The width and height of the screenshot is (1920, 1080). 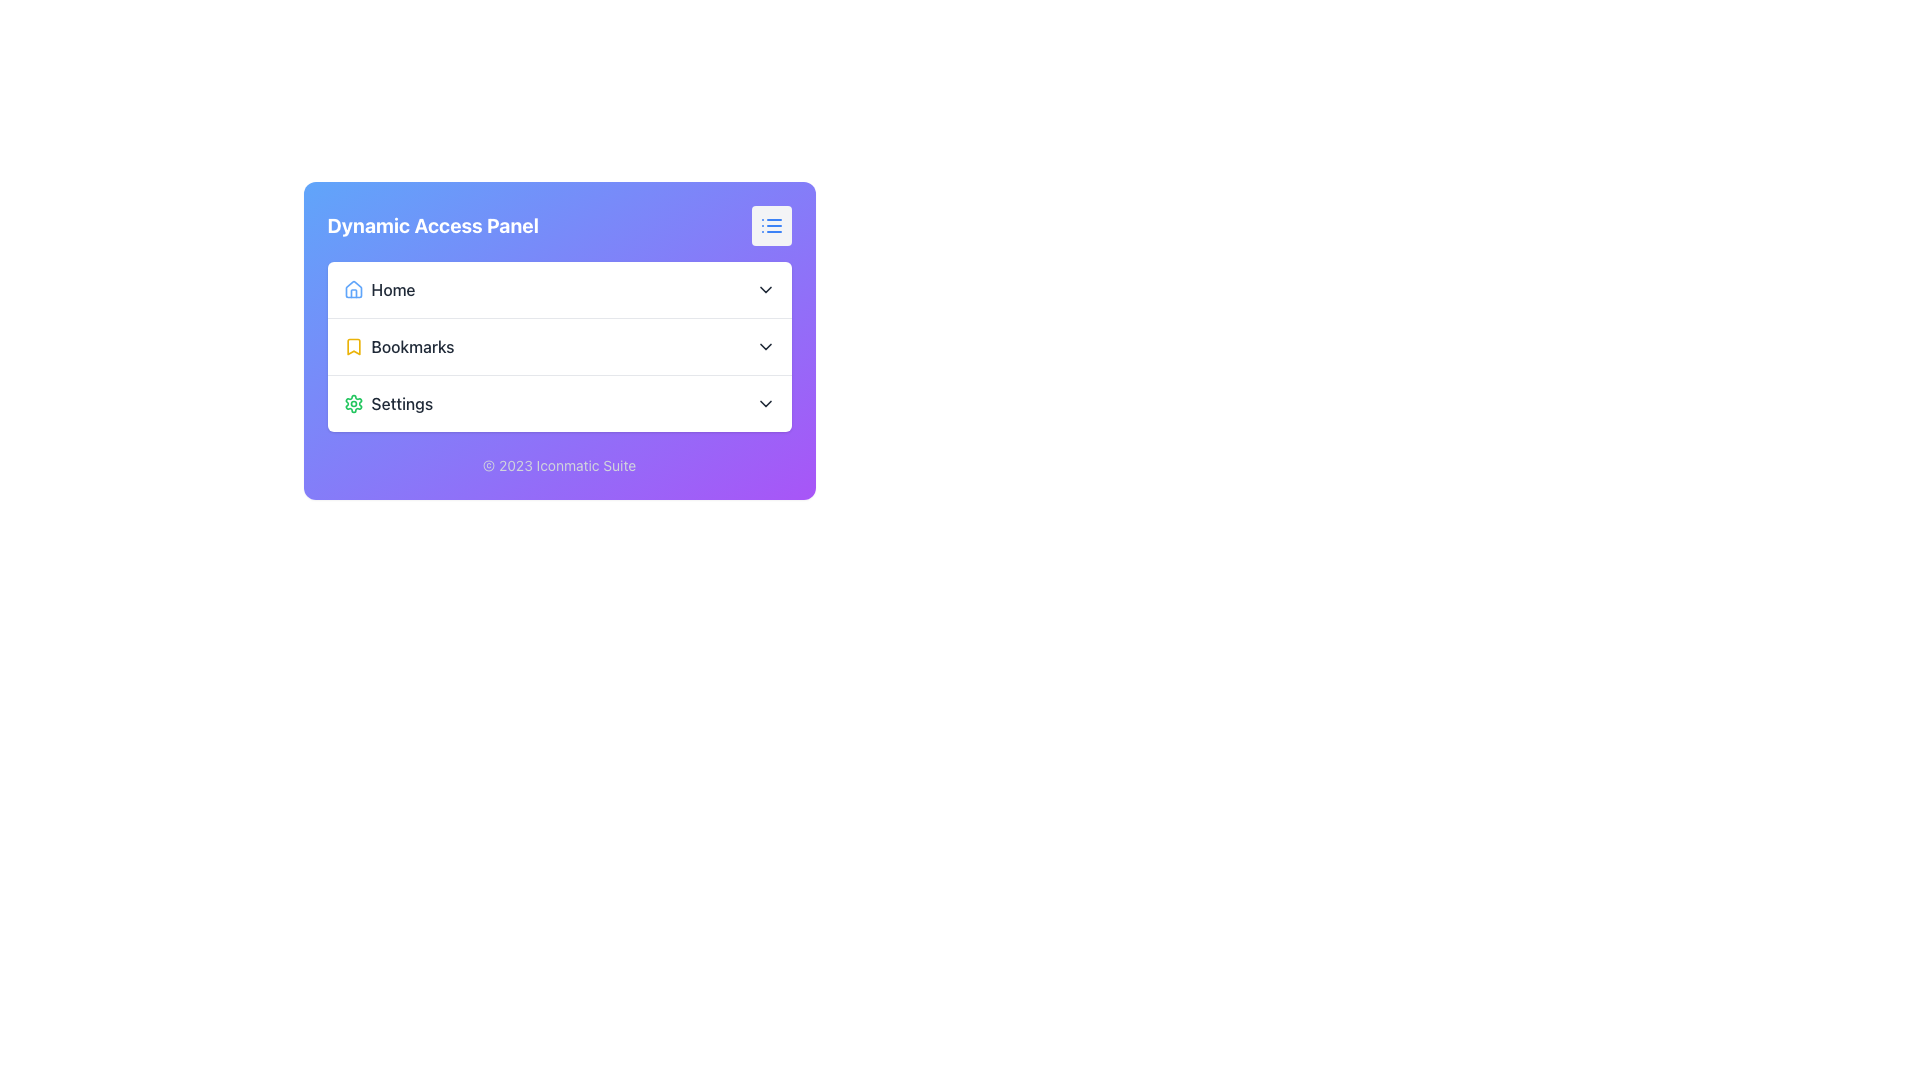 I want to click on the 'Home' button, which features a blue house icon and is the first item in the vertical navigation menu, so click(x=379, y=289).